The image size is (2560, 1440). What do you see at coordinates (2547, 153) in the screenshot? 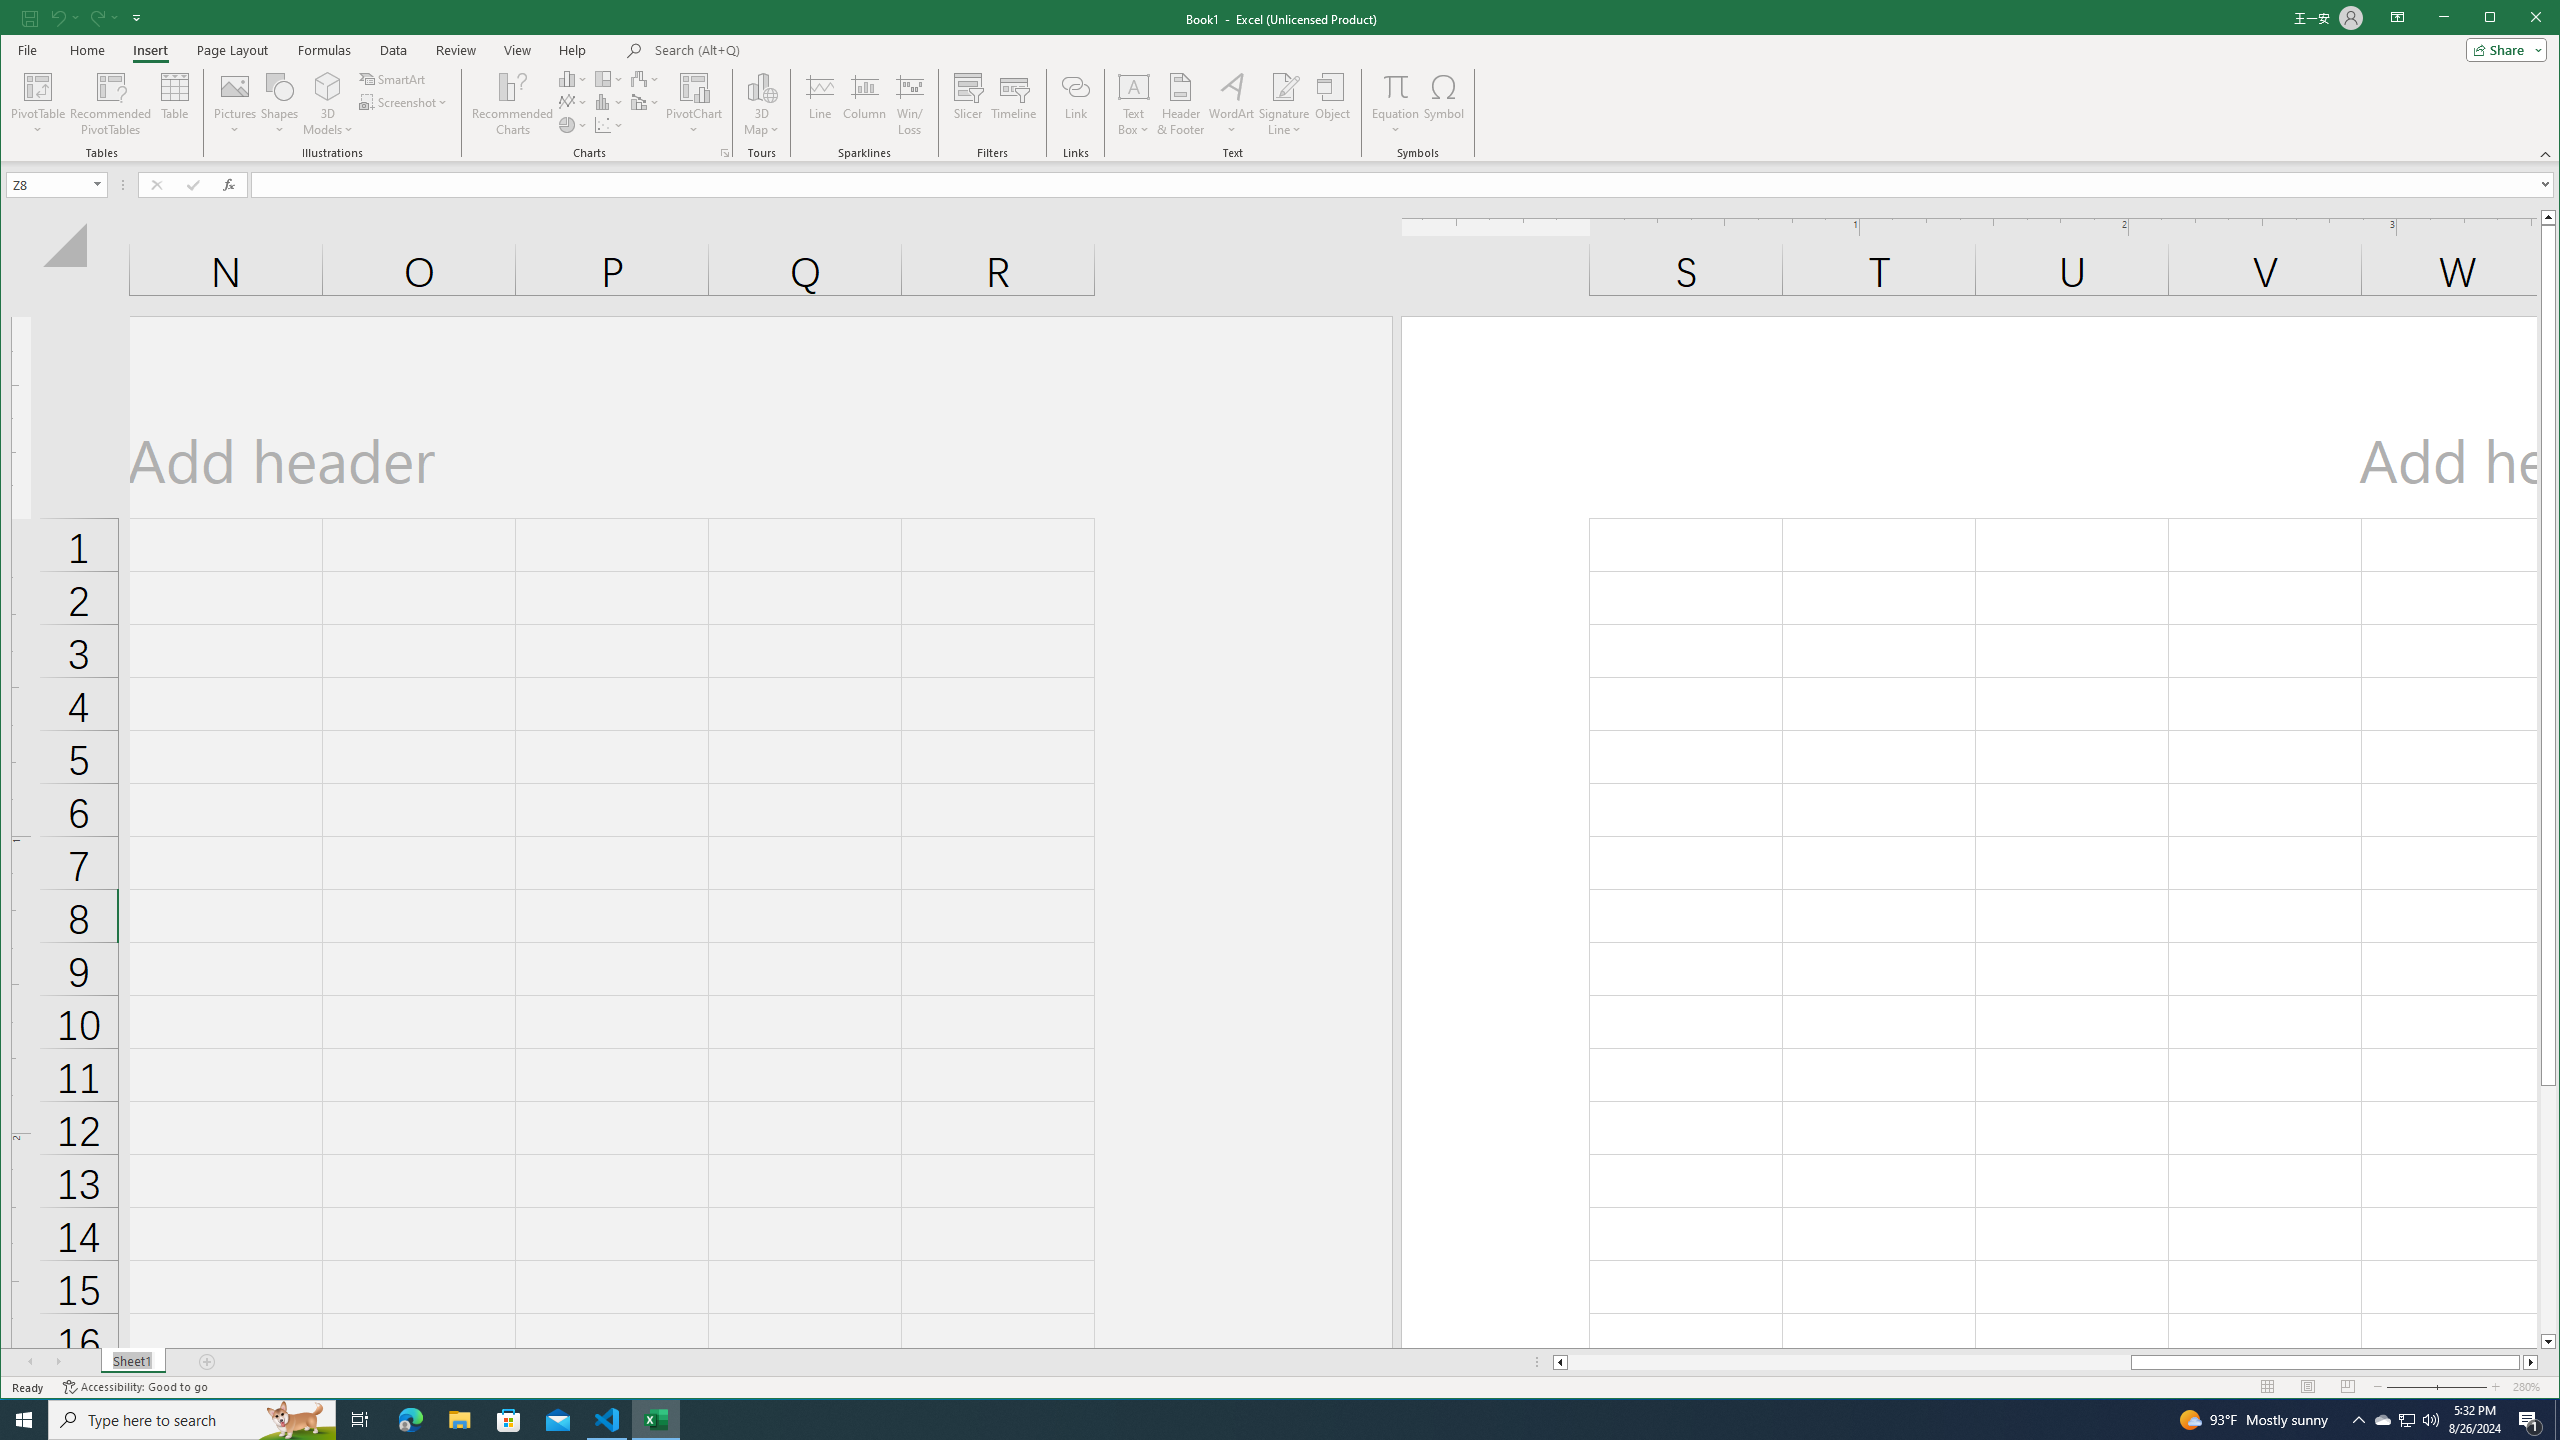
I see `'Collapse the Ribbon'` at bounding box center [2547, 153].